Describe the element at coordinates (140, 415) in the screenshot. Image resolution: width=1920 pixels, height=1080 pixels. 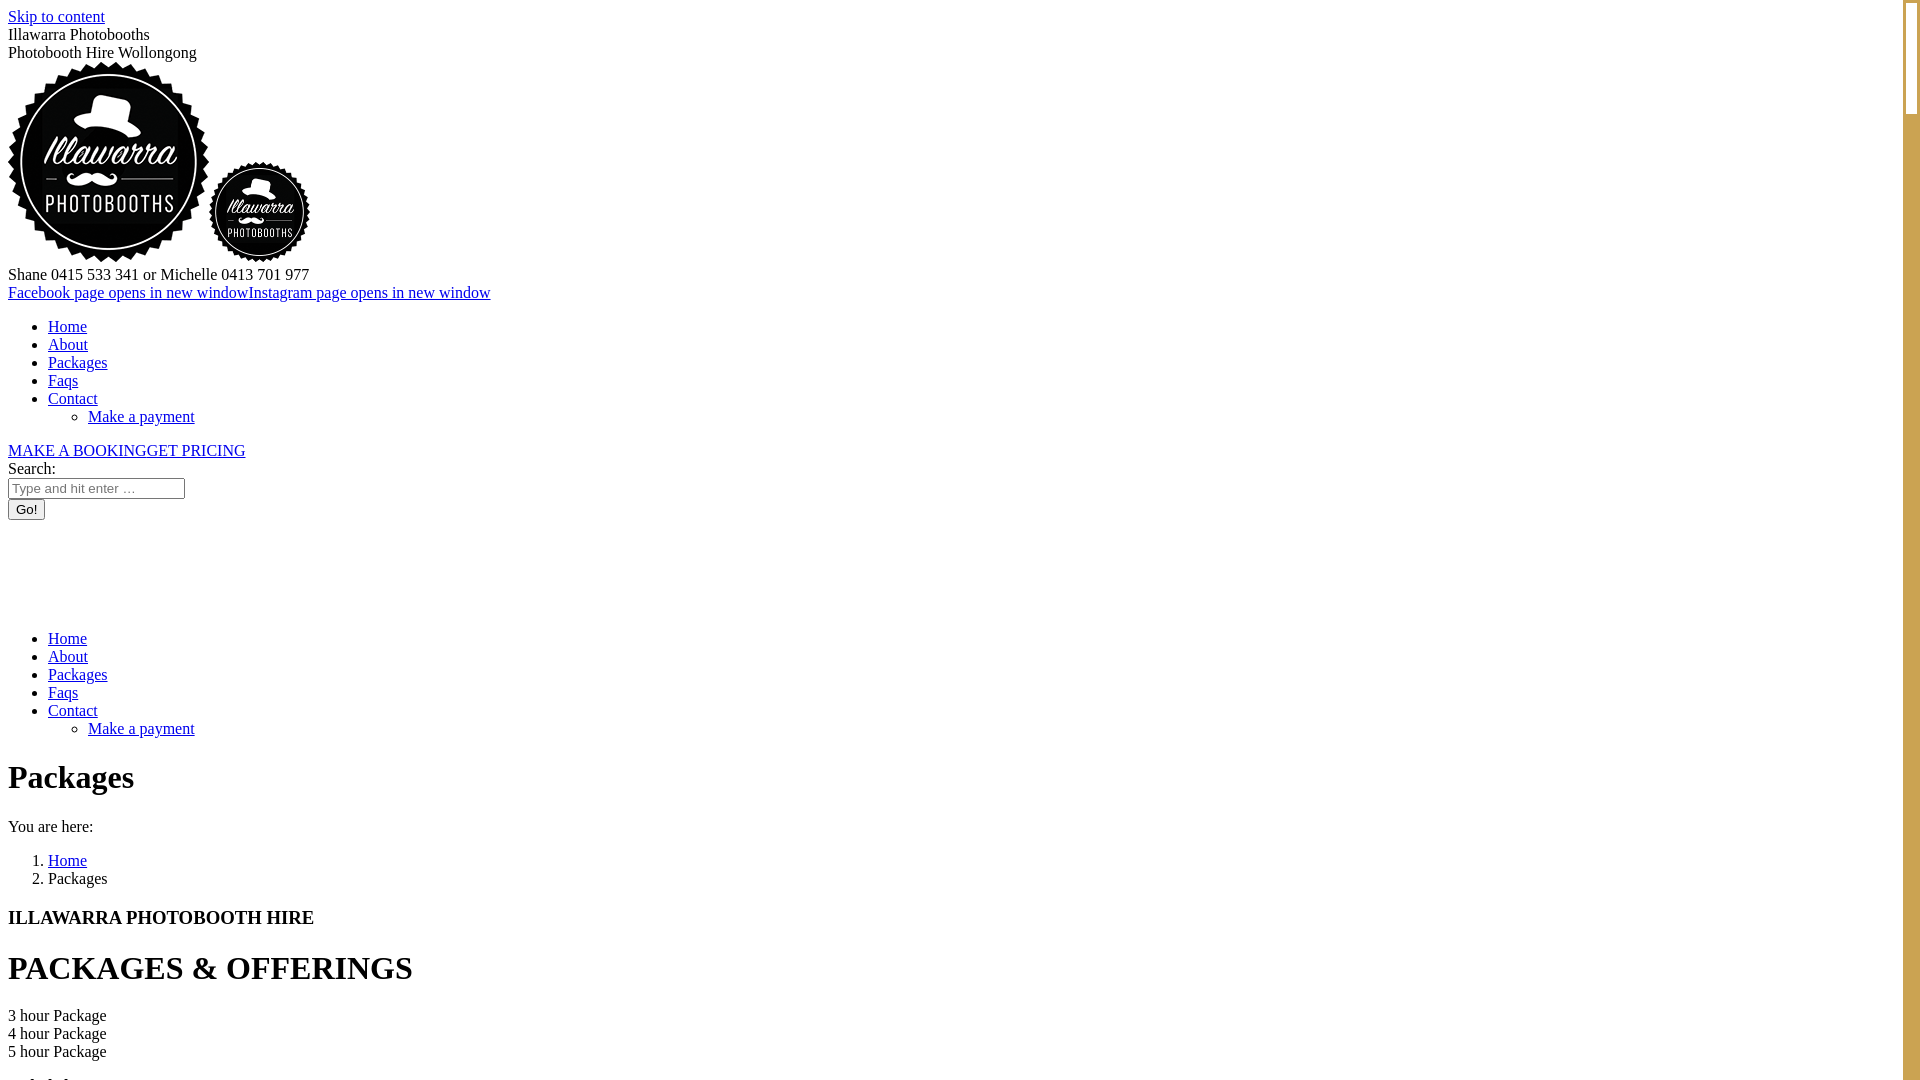
I see `'Make a payment'` at that location.